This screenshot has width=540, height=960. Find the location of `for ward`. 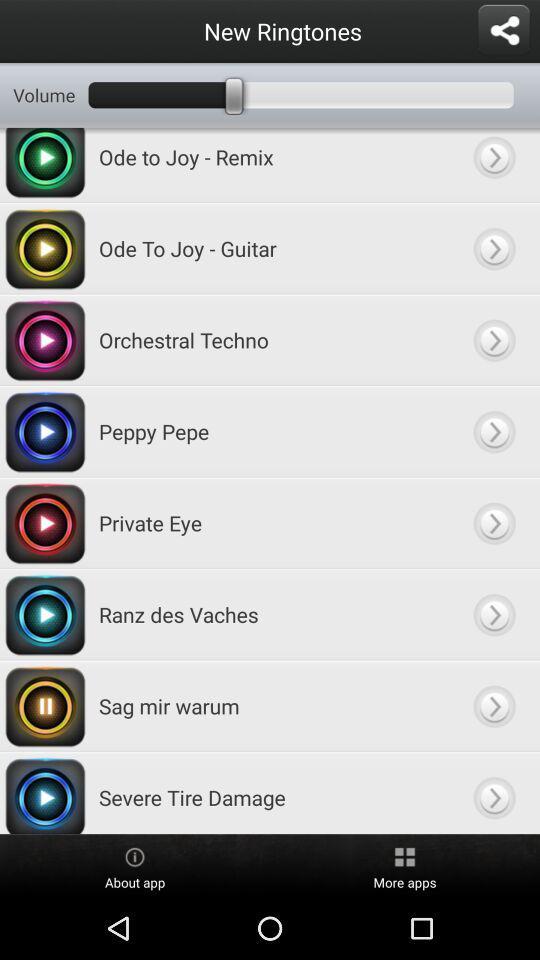

for ward is located at coordinates (493, 613).